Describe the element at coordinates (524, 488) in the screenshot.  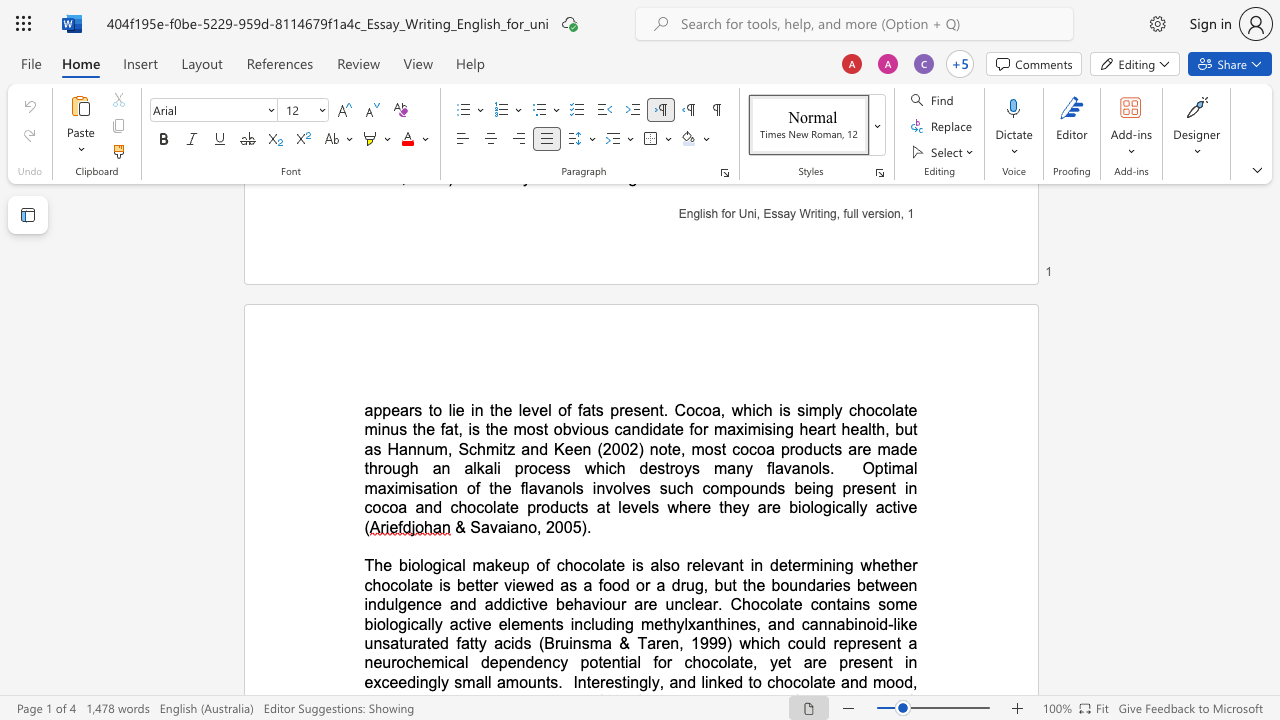
I see `the space between the continuous character "f" and "l" in the text` at that location.